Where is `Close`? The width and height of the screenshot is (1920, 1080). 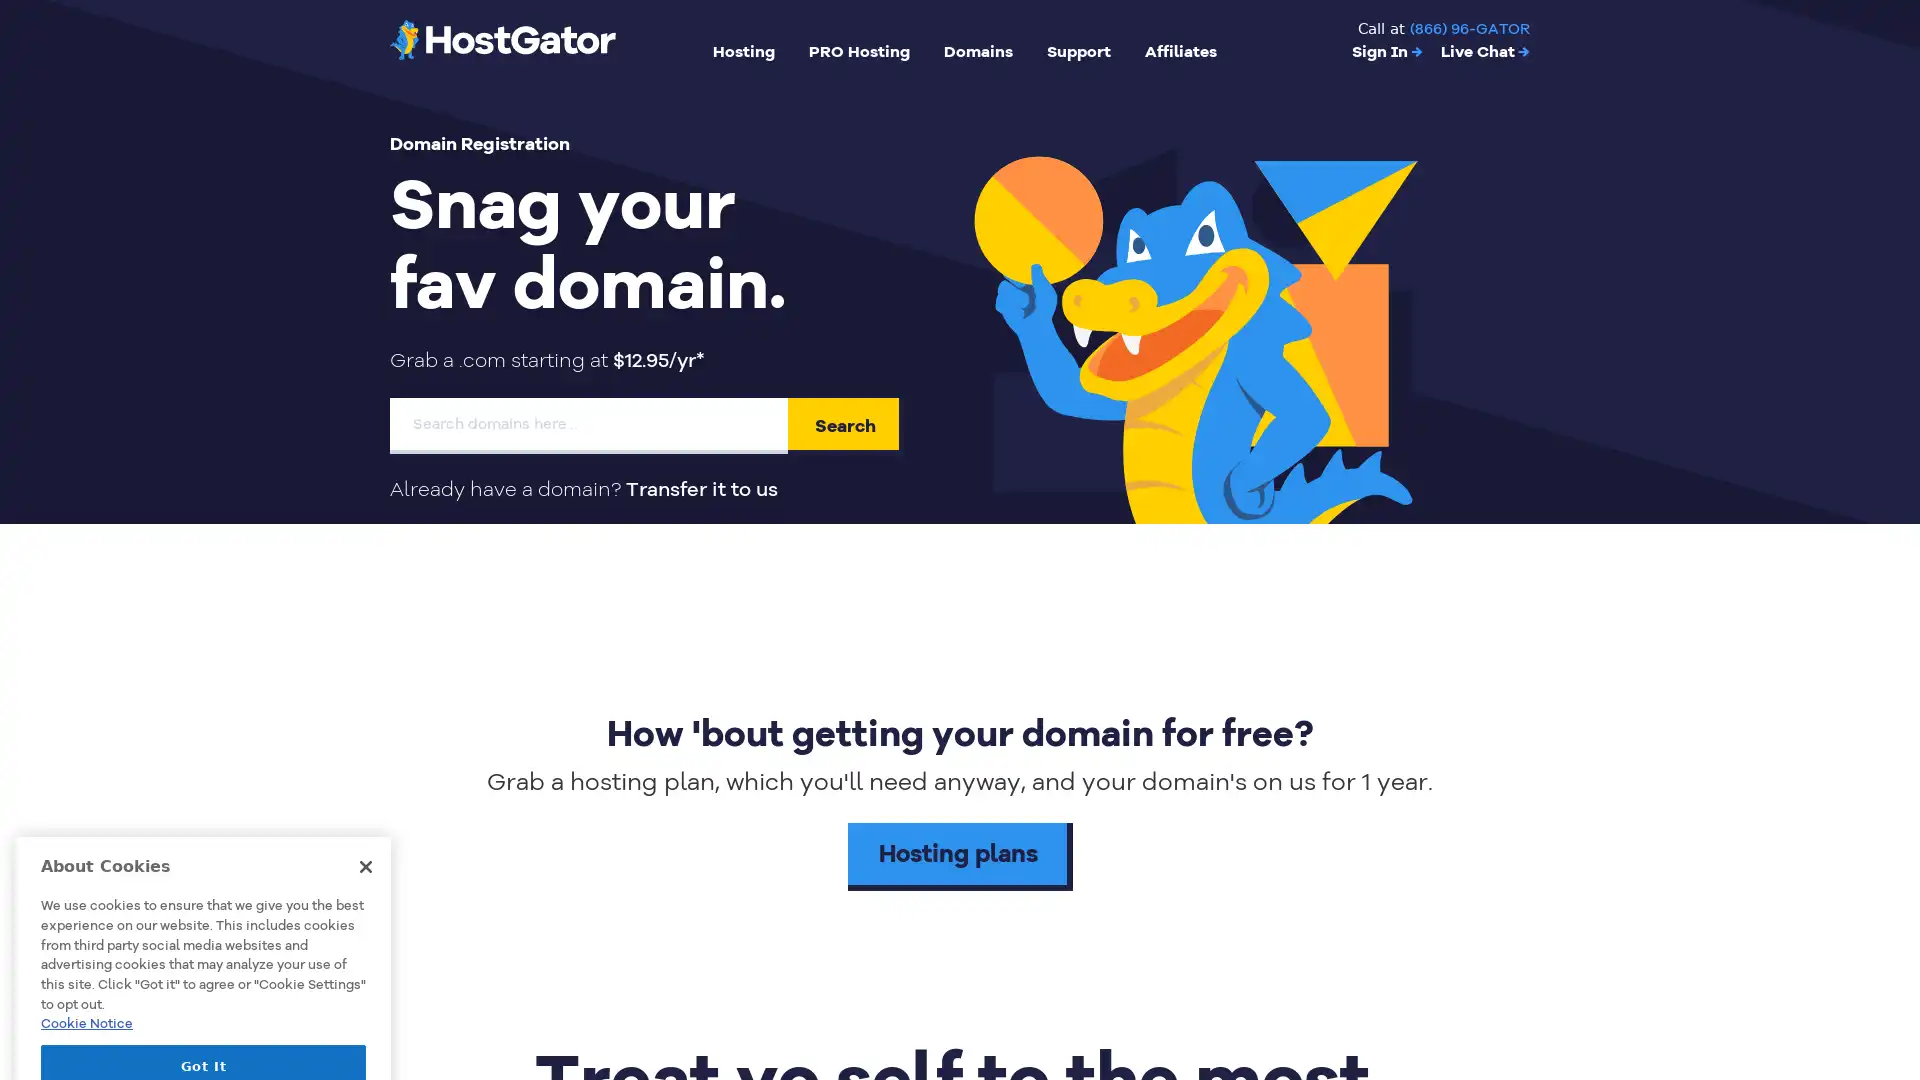 Close is located at coordinates (365, 749).